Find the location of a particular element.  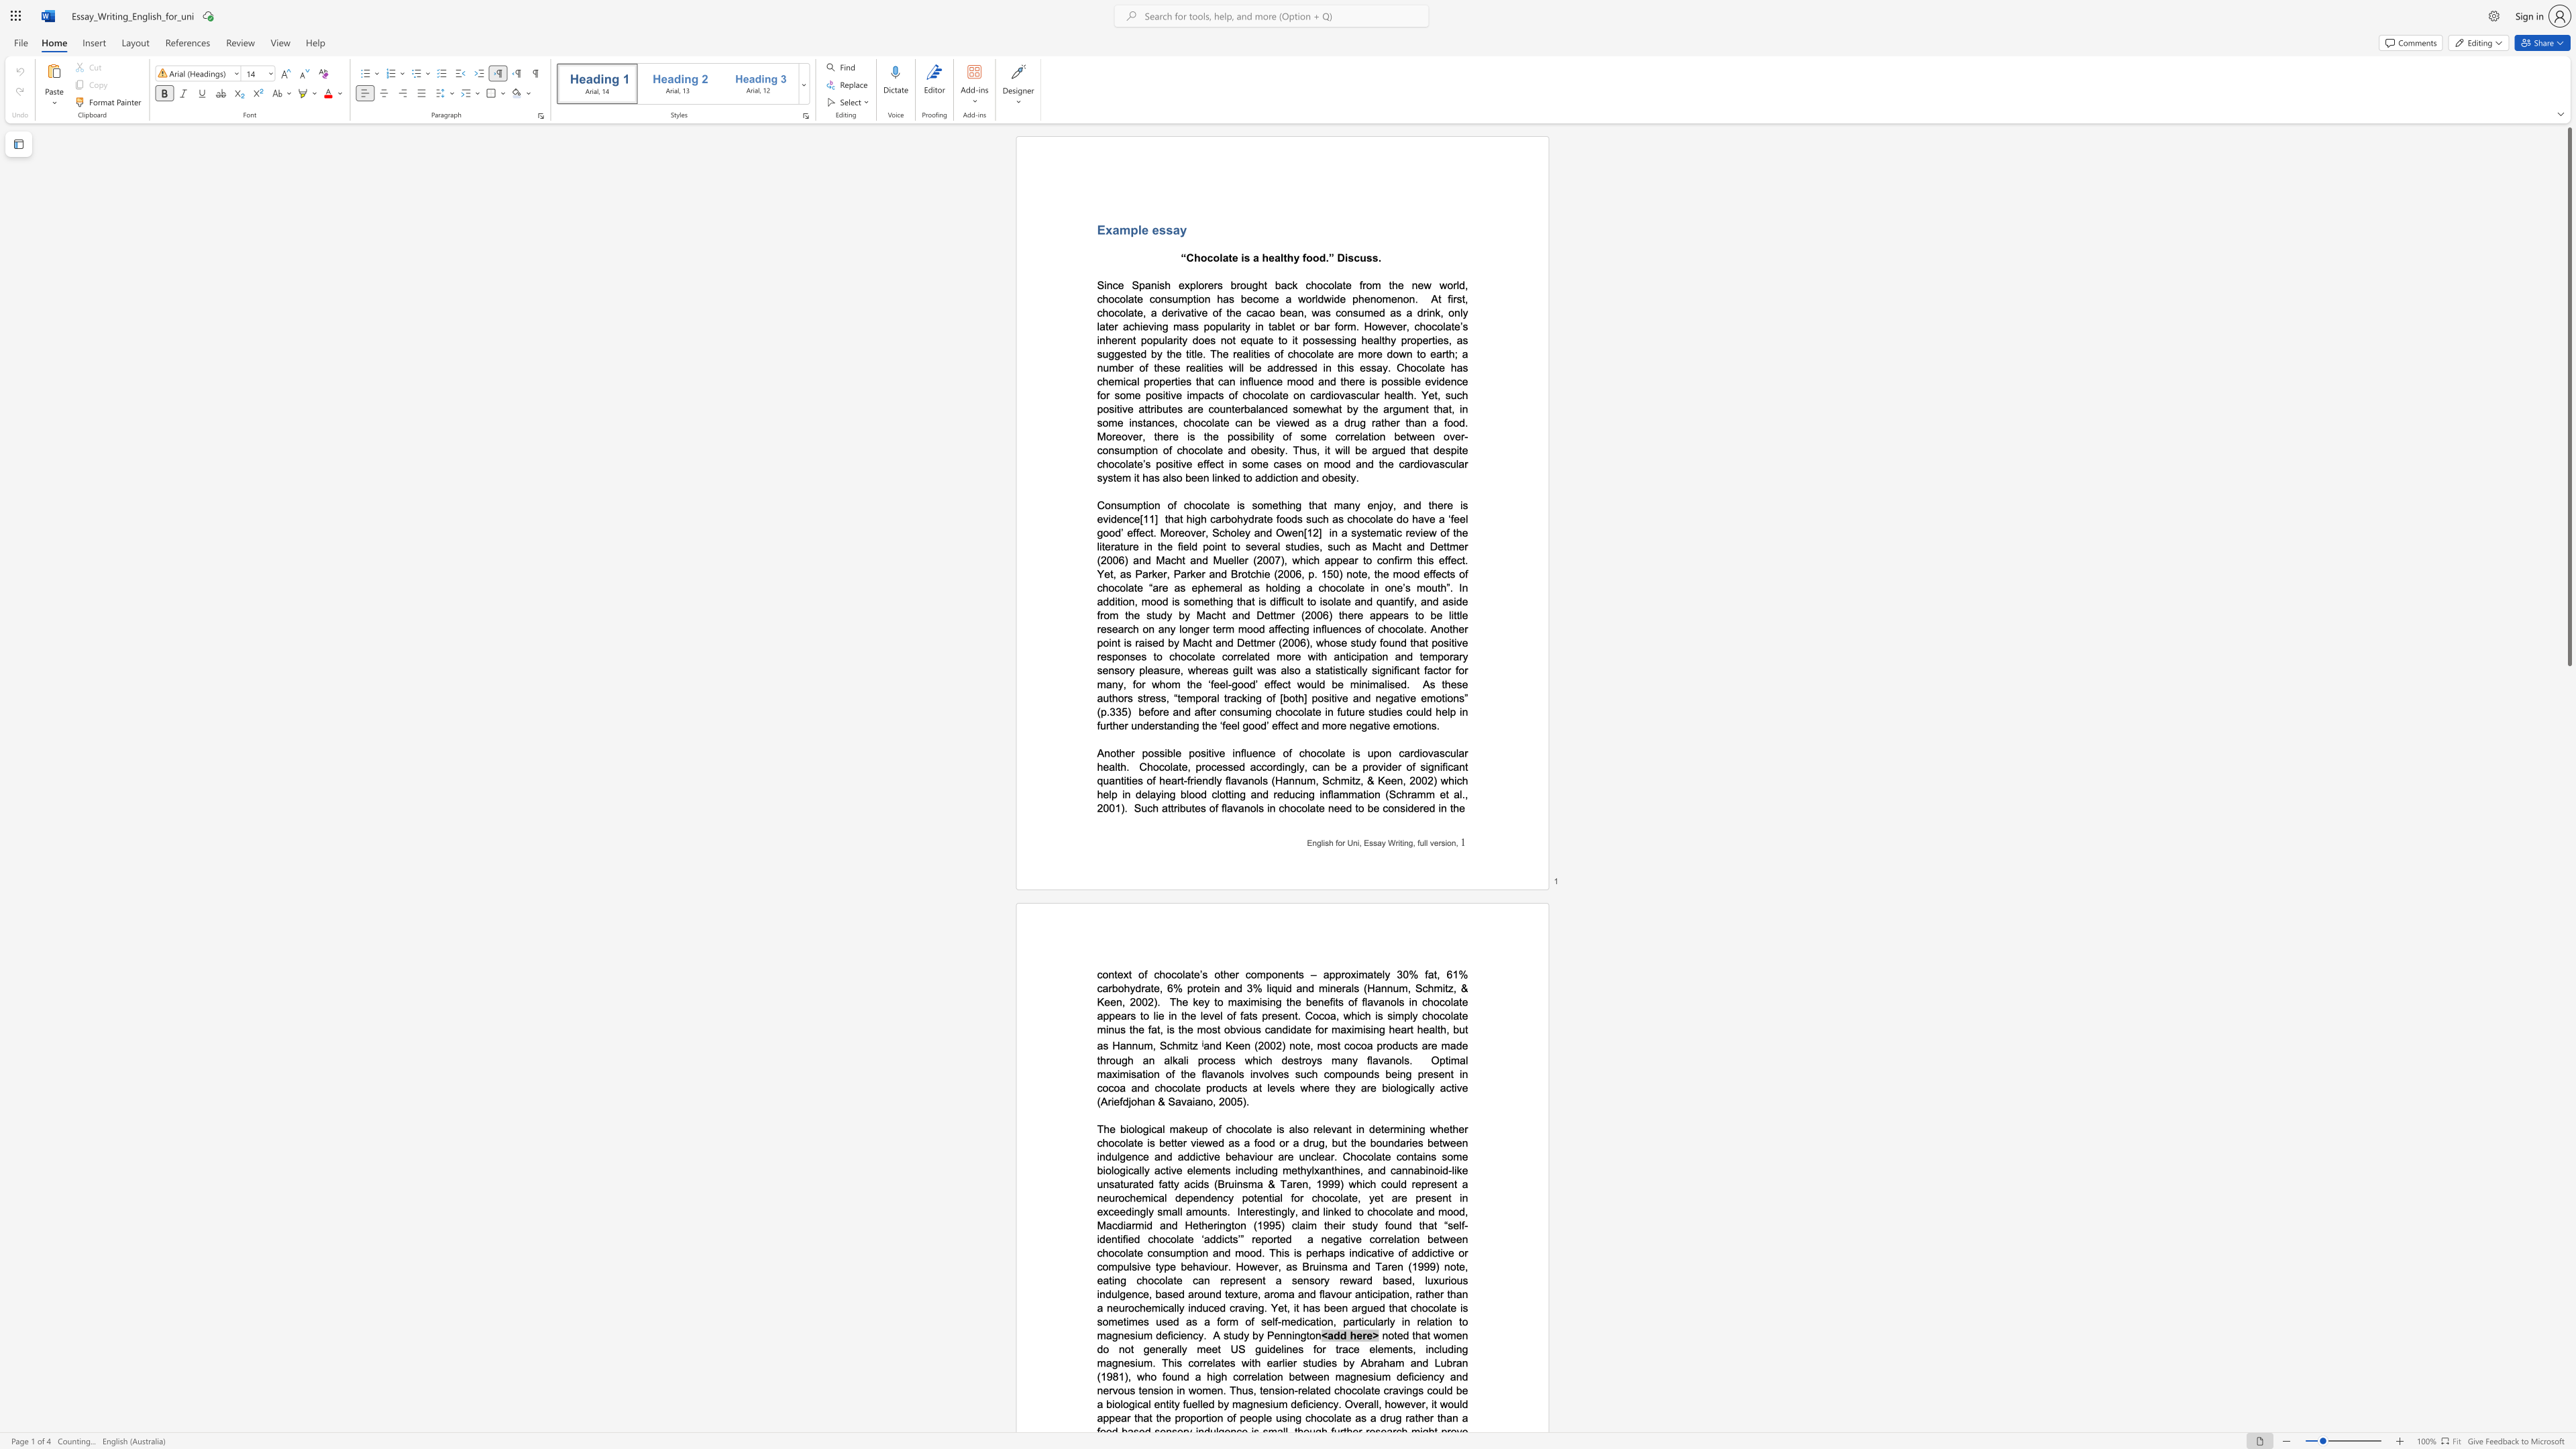

the scrollbar on the right side to scroll the page down is located at coordinates (2568, 978).